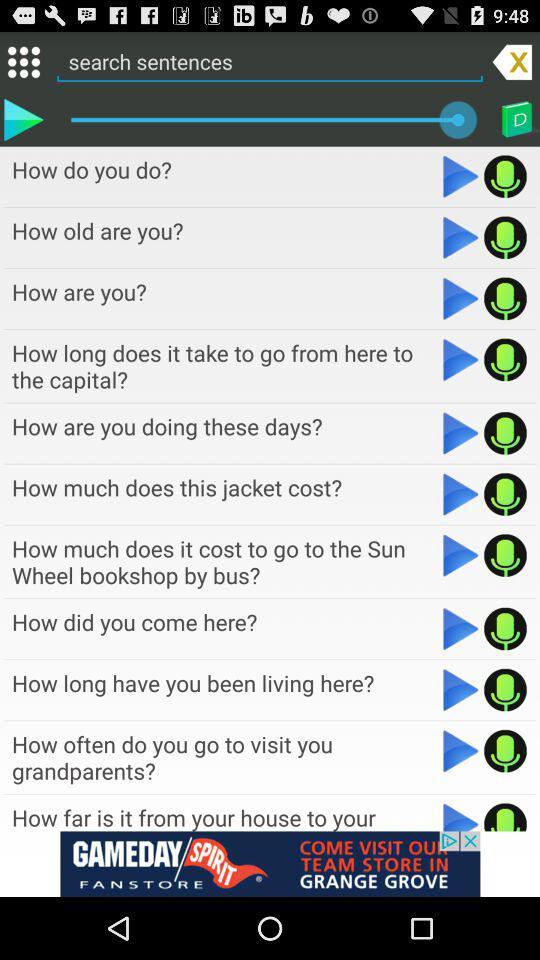 This screenshot has height=960, width=540. I want to click on record voice, so click(504, 433).